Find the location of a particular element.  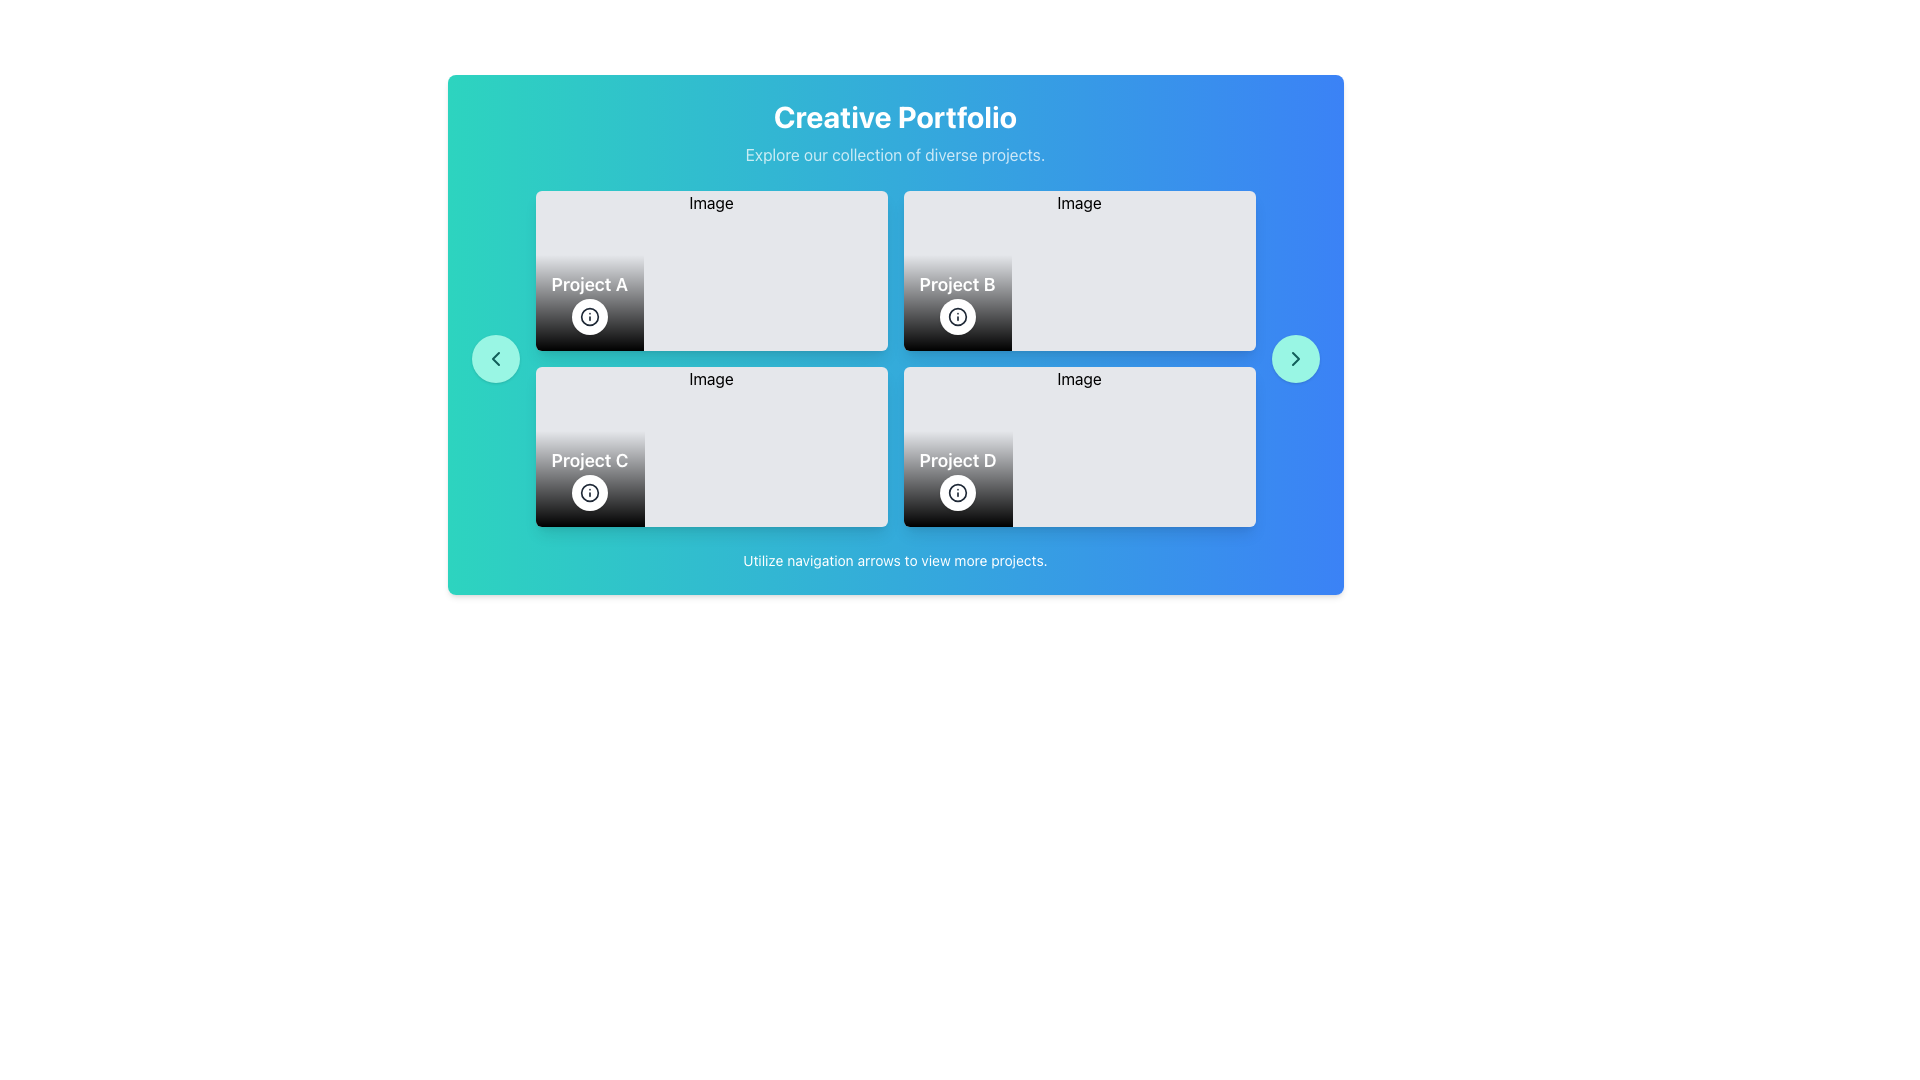

the rounded teal button with a chevron on the right to observe the background color change is located at coordinates (1295, 357).